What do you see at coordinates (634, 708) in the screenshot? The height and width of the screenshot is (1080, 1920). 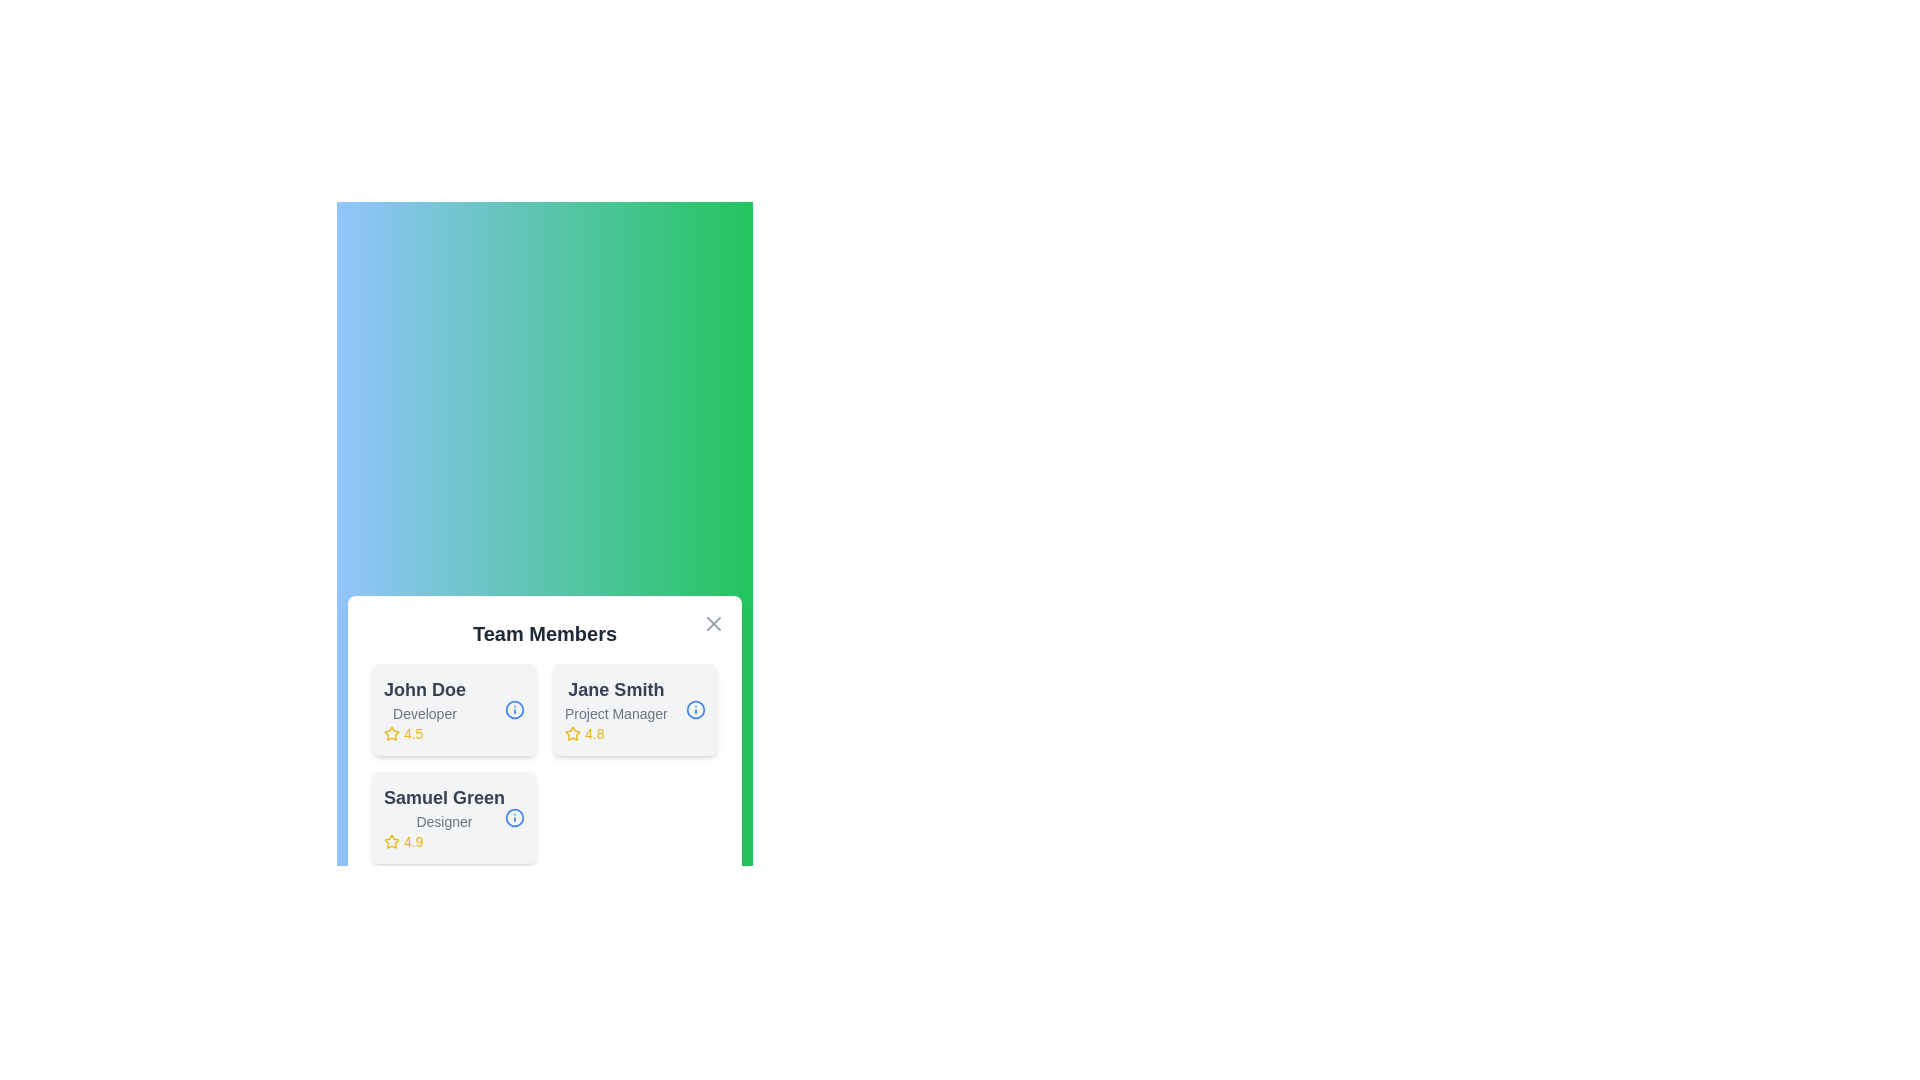 I see `the profile card of Jane Smith` at bounding box center [634, 708].